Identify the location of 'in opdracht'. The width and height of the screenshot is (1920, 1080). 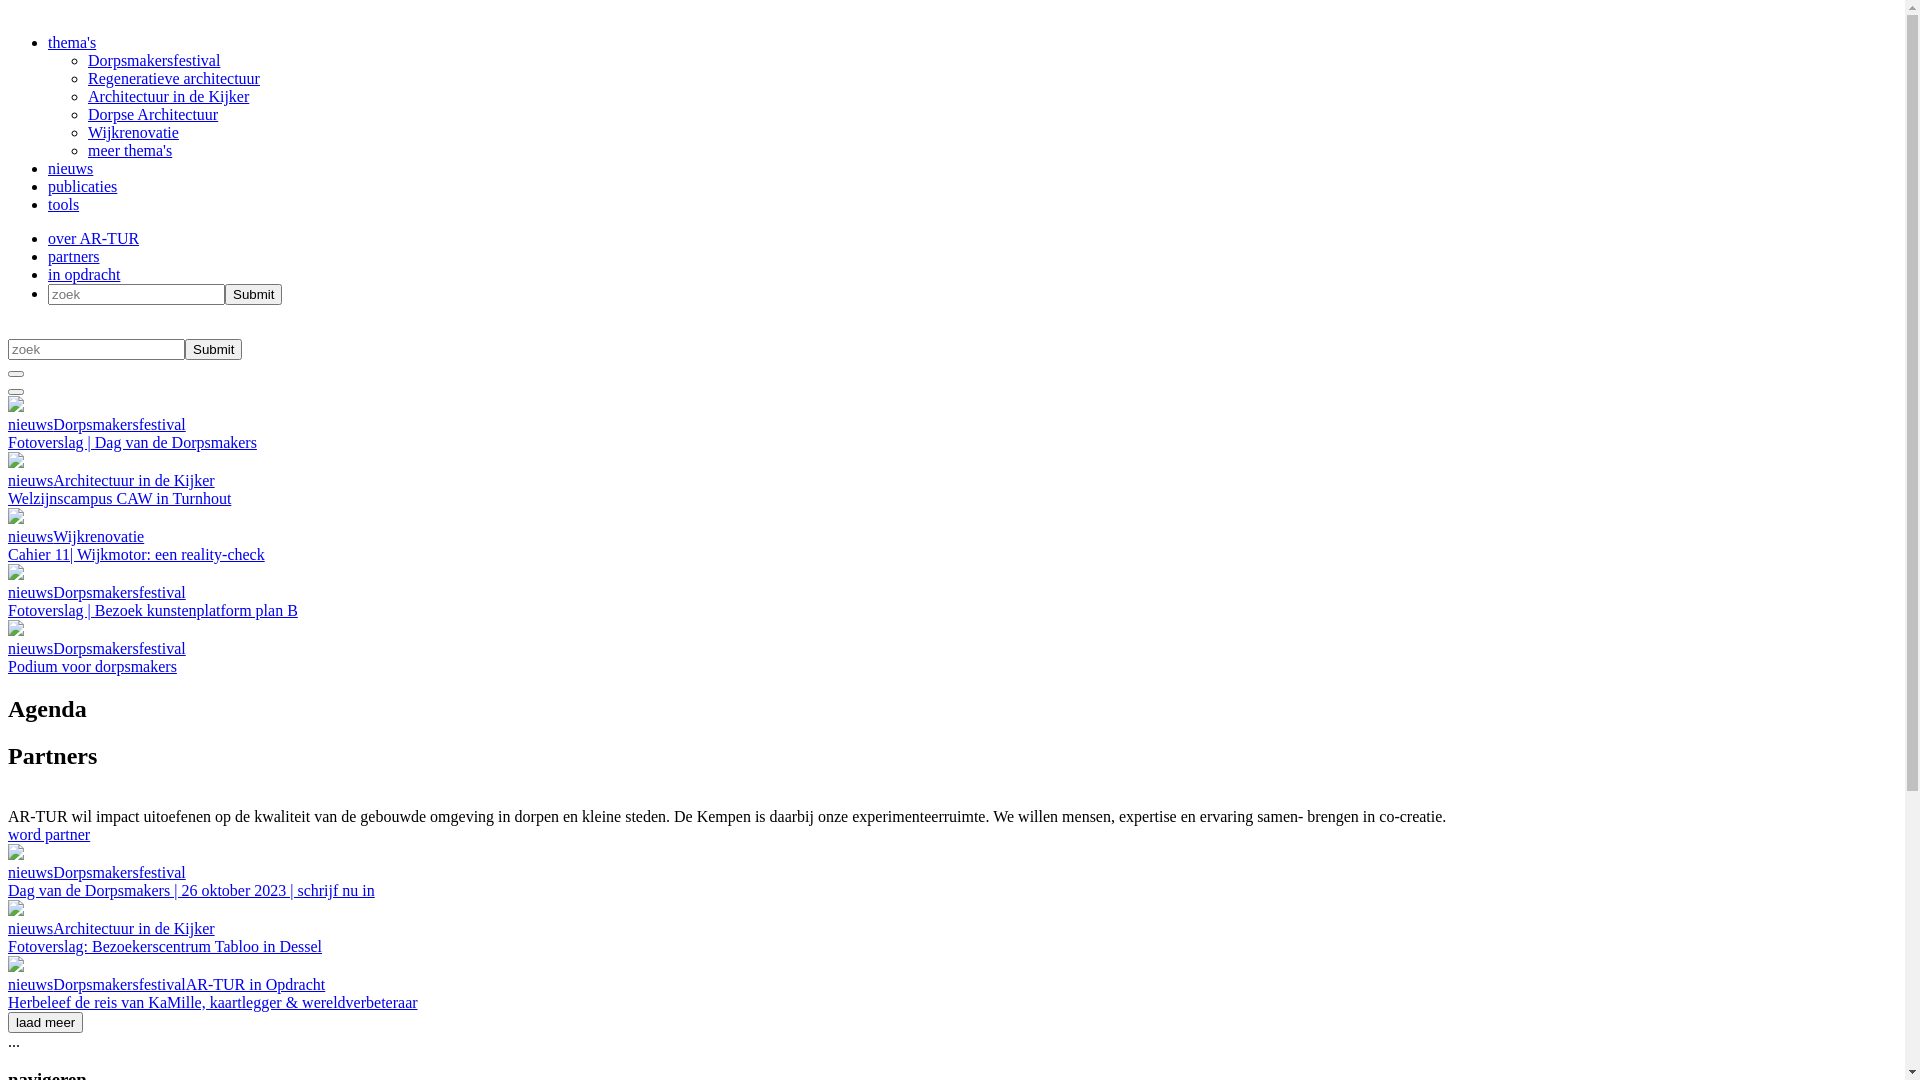
(82, 274).